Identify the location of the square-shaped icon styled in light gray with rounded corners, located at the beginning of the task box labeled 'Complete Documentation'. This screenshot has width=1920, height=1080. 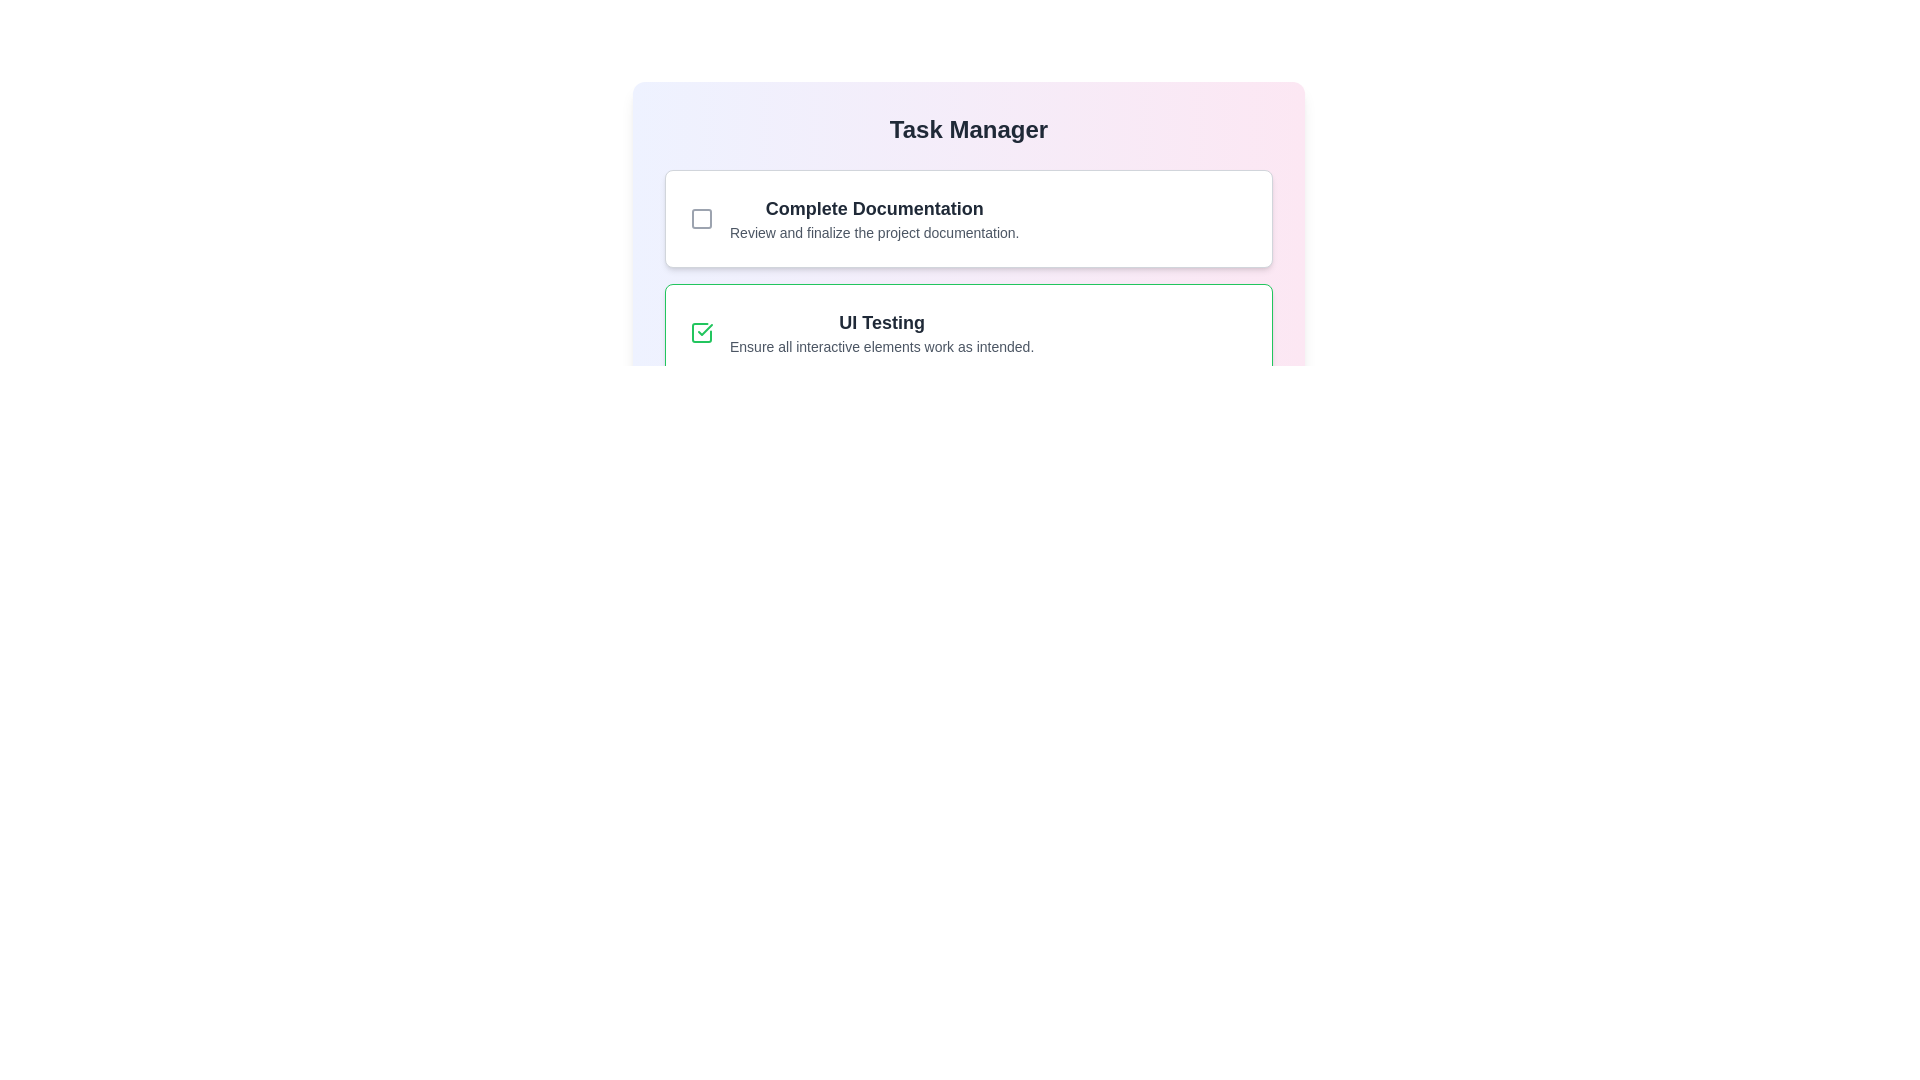
(701, 219).